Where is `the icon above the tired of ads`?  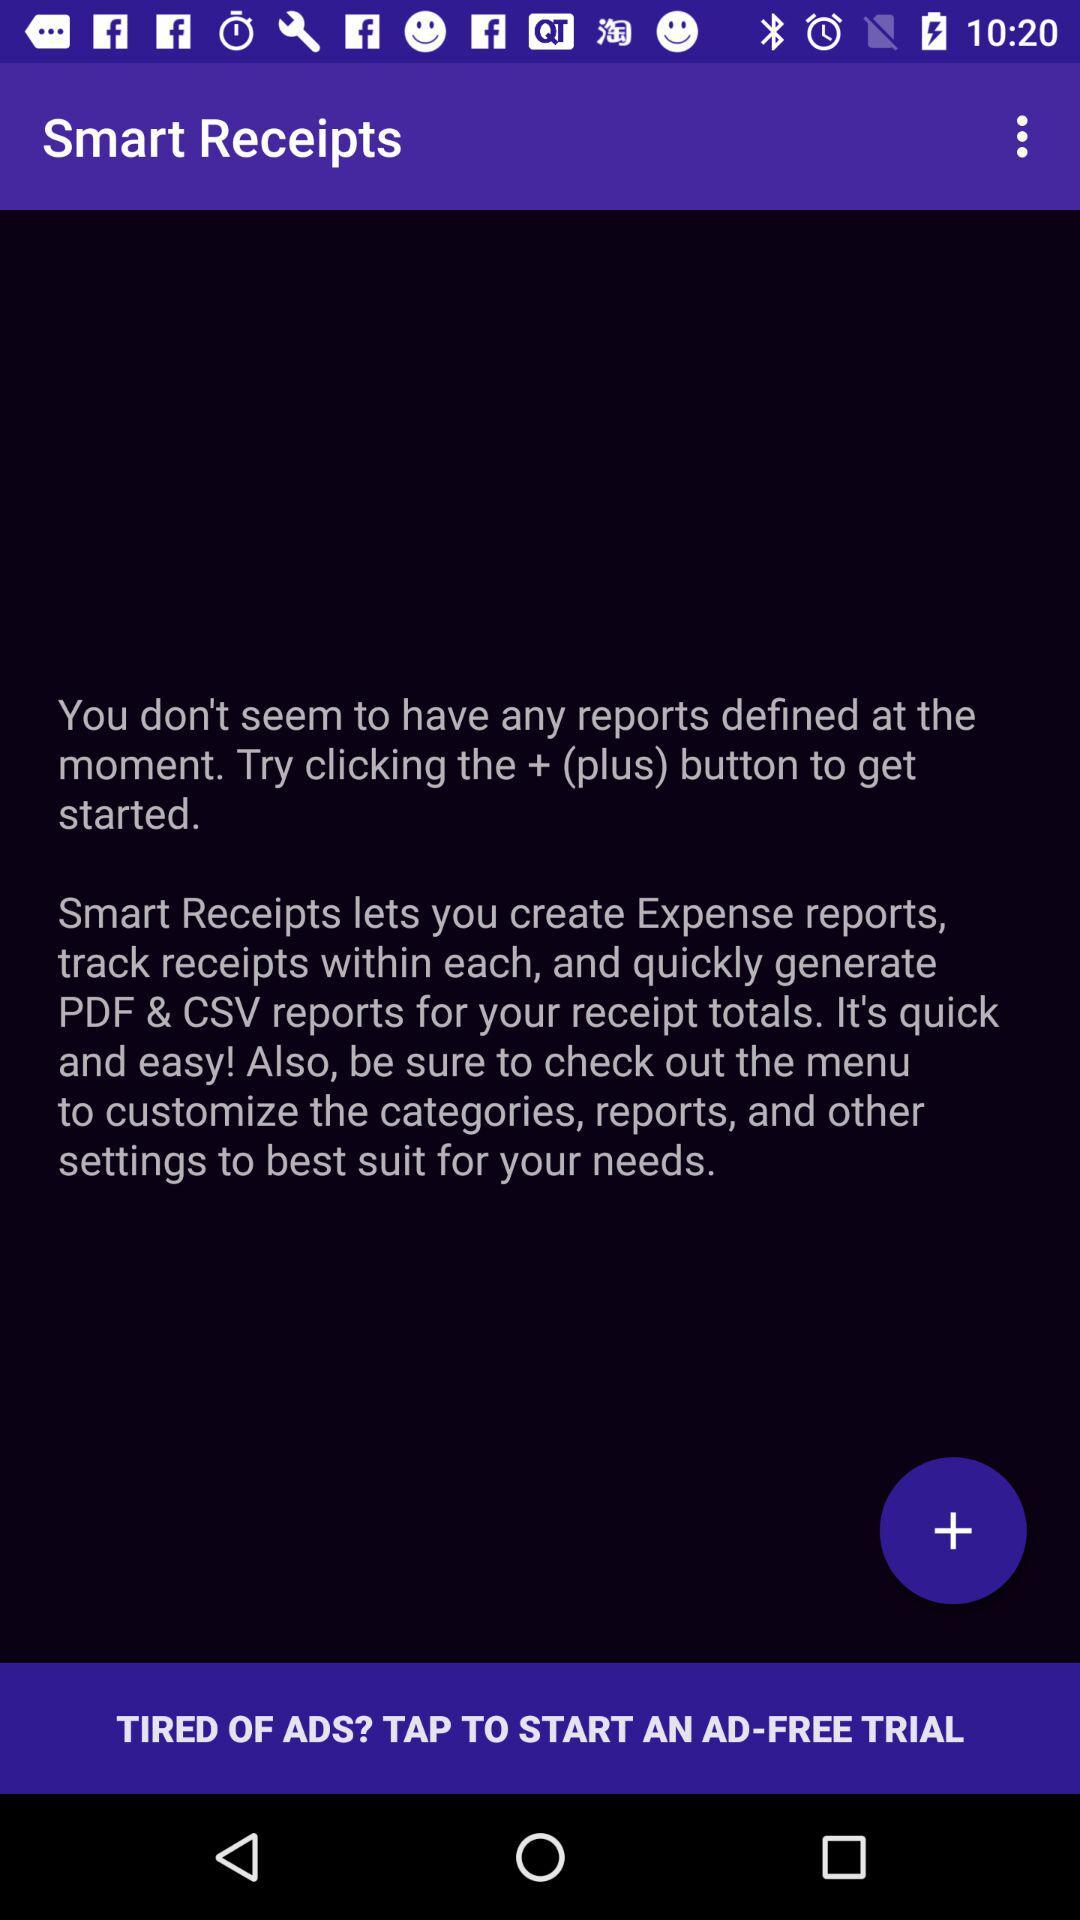 the icon above the tired of ads is located at coordinates (952, 1529).